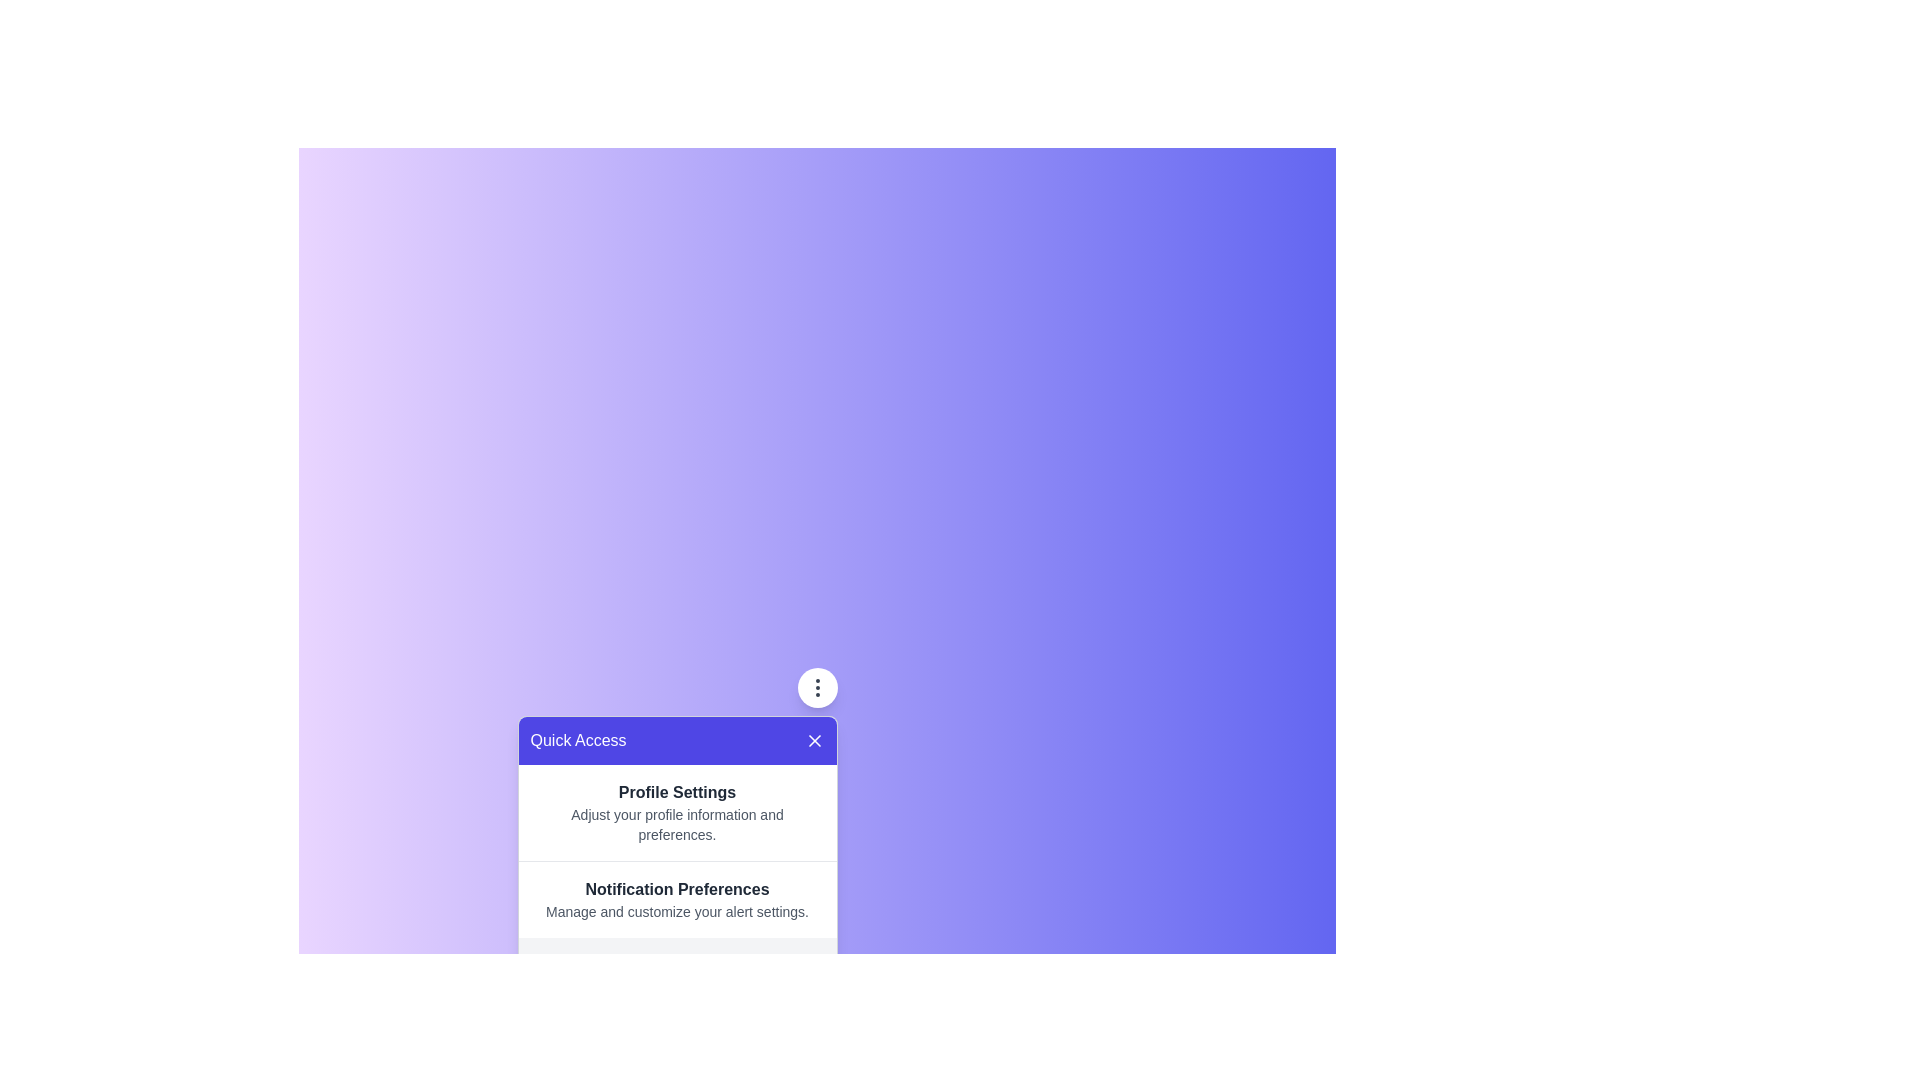  Describe the element at coordinates (814, 740) in the screenshot. I see `the small white cross icon located in the top-right corner of the 'Quick Access' header section` at that location.